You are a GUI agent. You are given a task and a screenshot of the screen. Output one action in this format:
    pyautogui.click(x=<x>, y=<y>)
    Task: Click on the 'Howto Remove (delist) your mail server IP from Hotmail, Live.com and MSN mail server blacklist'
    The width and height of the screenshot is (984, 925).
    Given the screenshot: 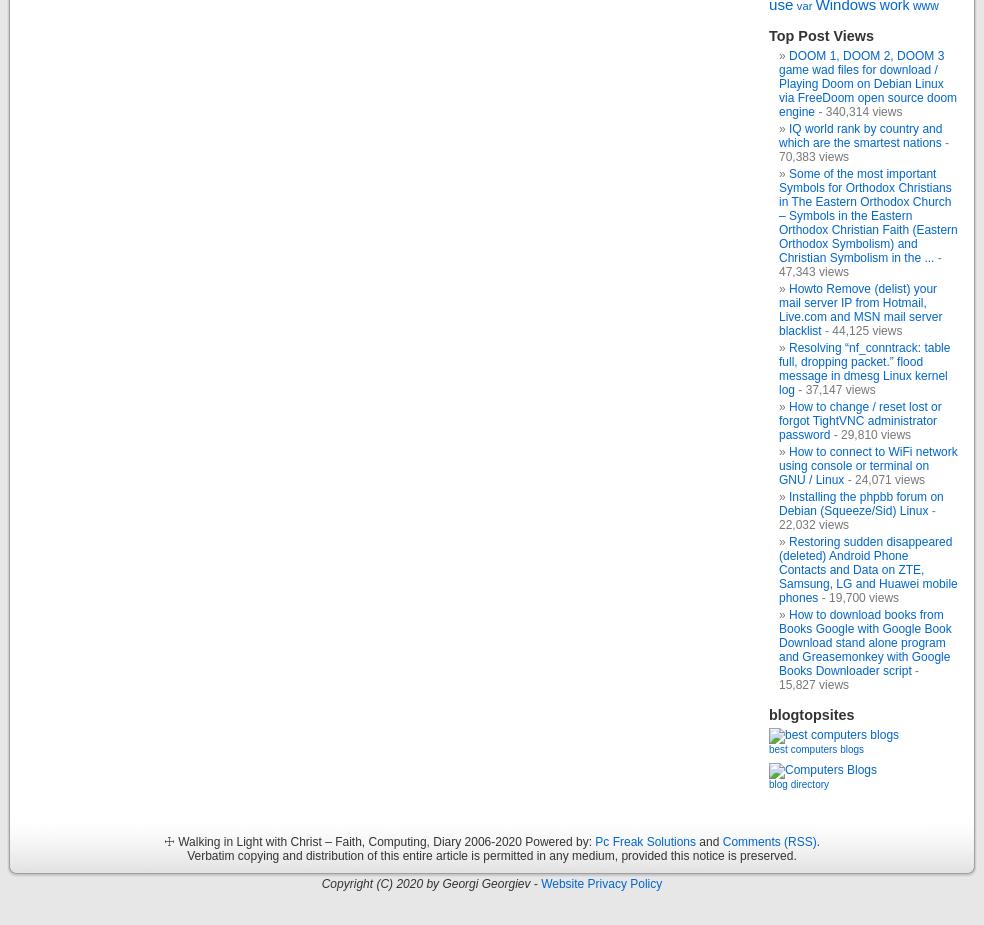 What is the action you would take?
    pyautogui.click(x=859, y=308)
    